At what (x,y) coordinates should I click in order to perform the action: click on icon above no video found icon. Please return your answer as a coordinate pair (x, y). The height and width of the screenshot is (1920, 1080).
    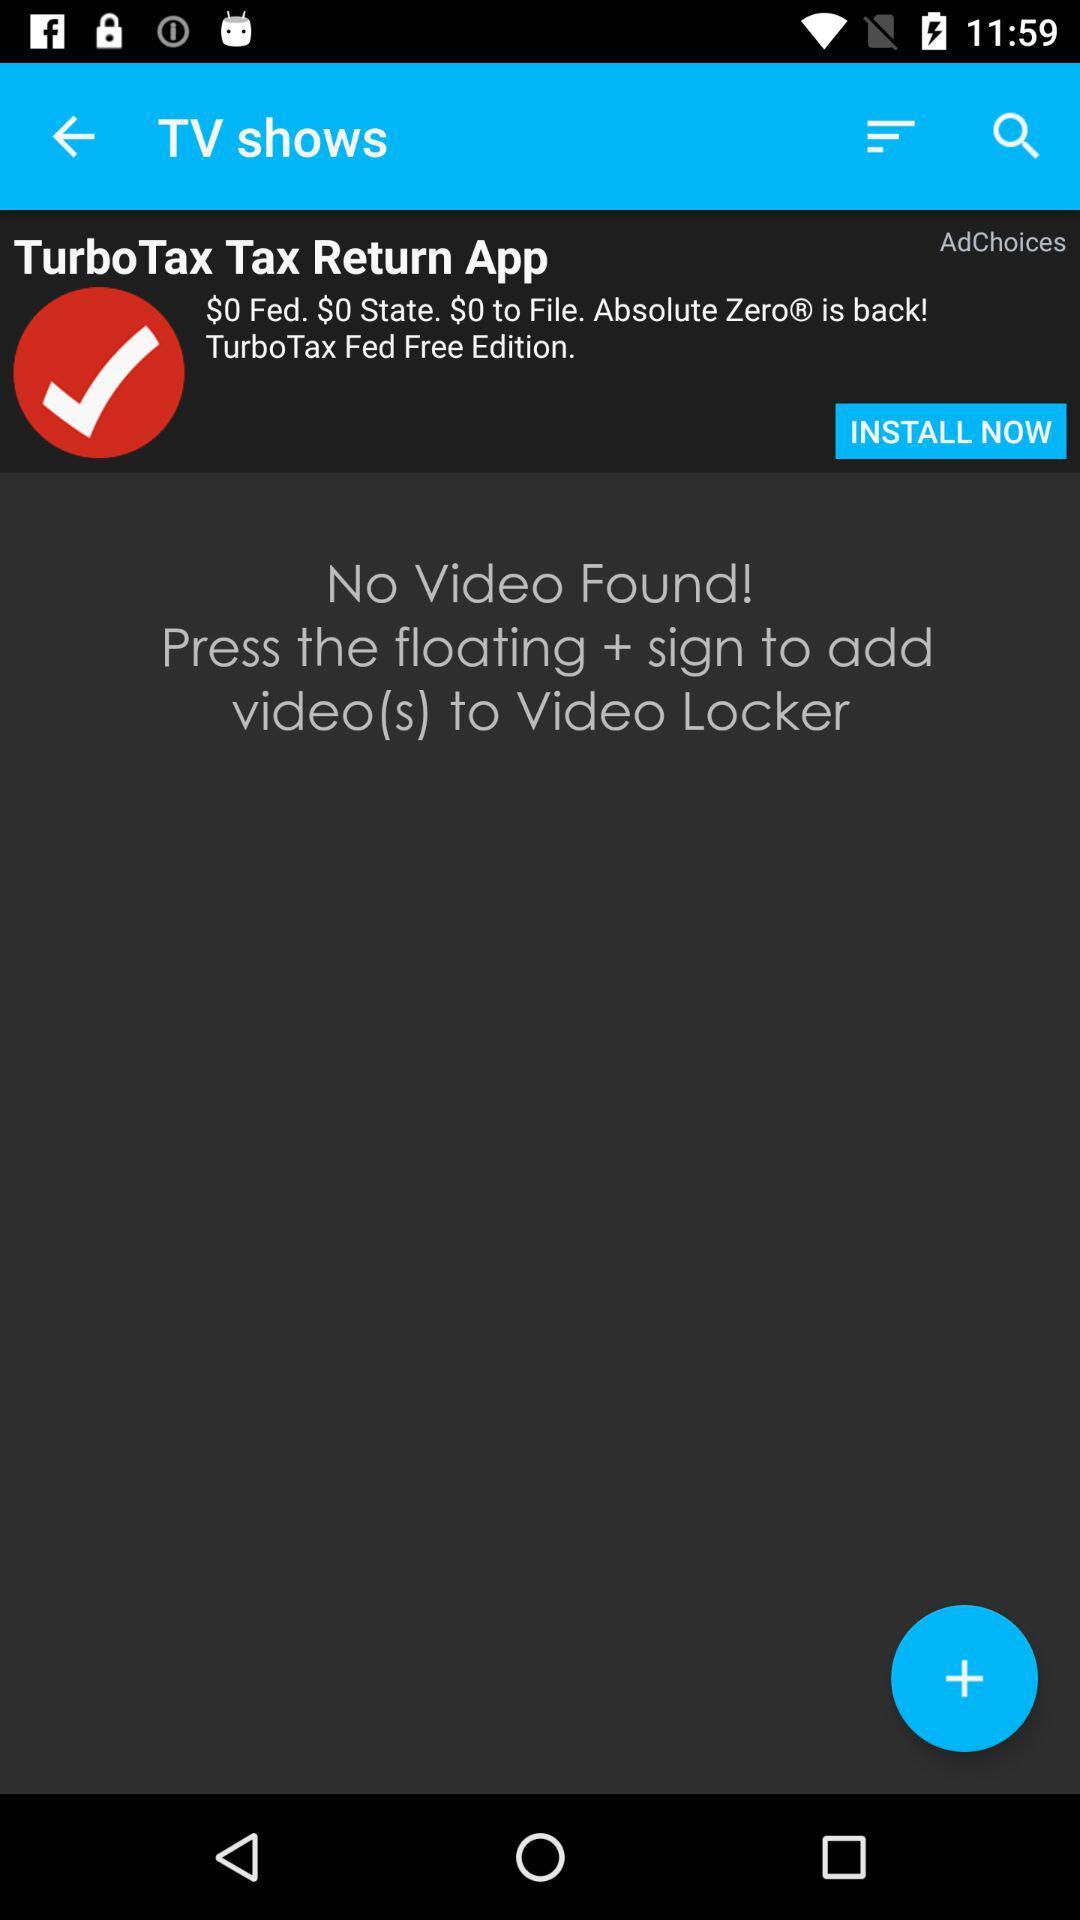
    Looking at the image, I should click on (950, 430).